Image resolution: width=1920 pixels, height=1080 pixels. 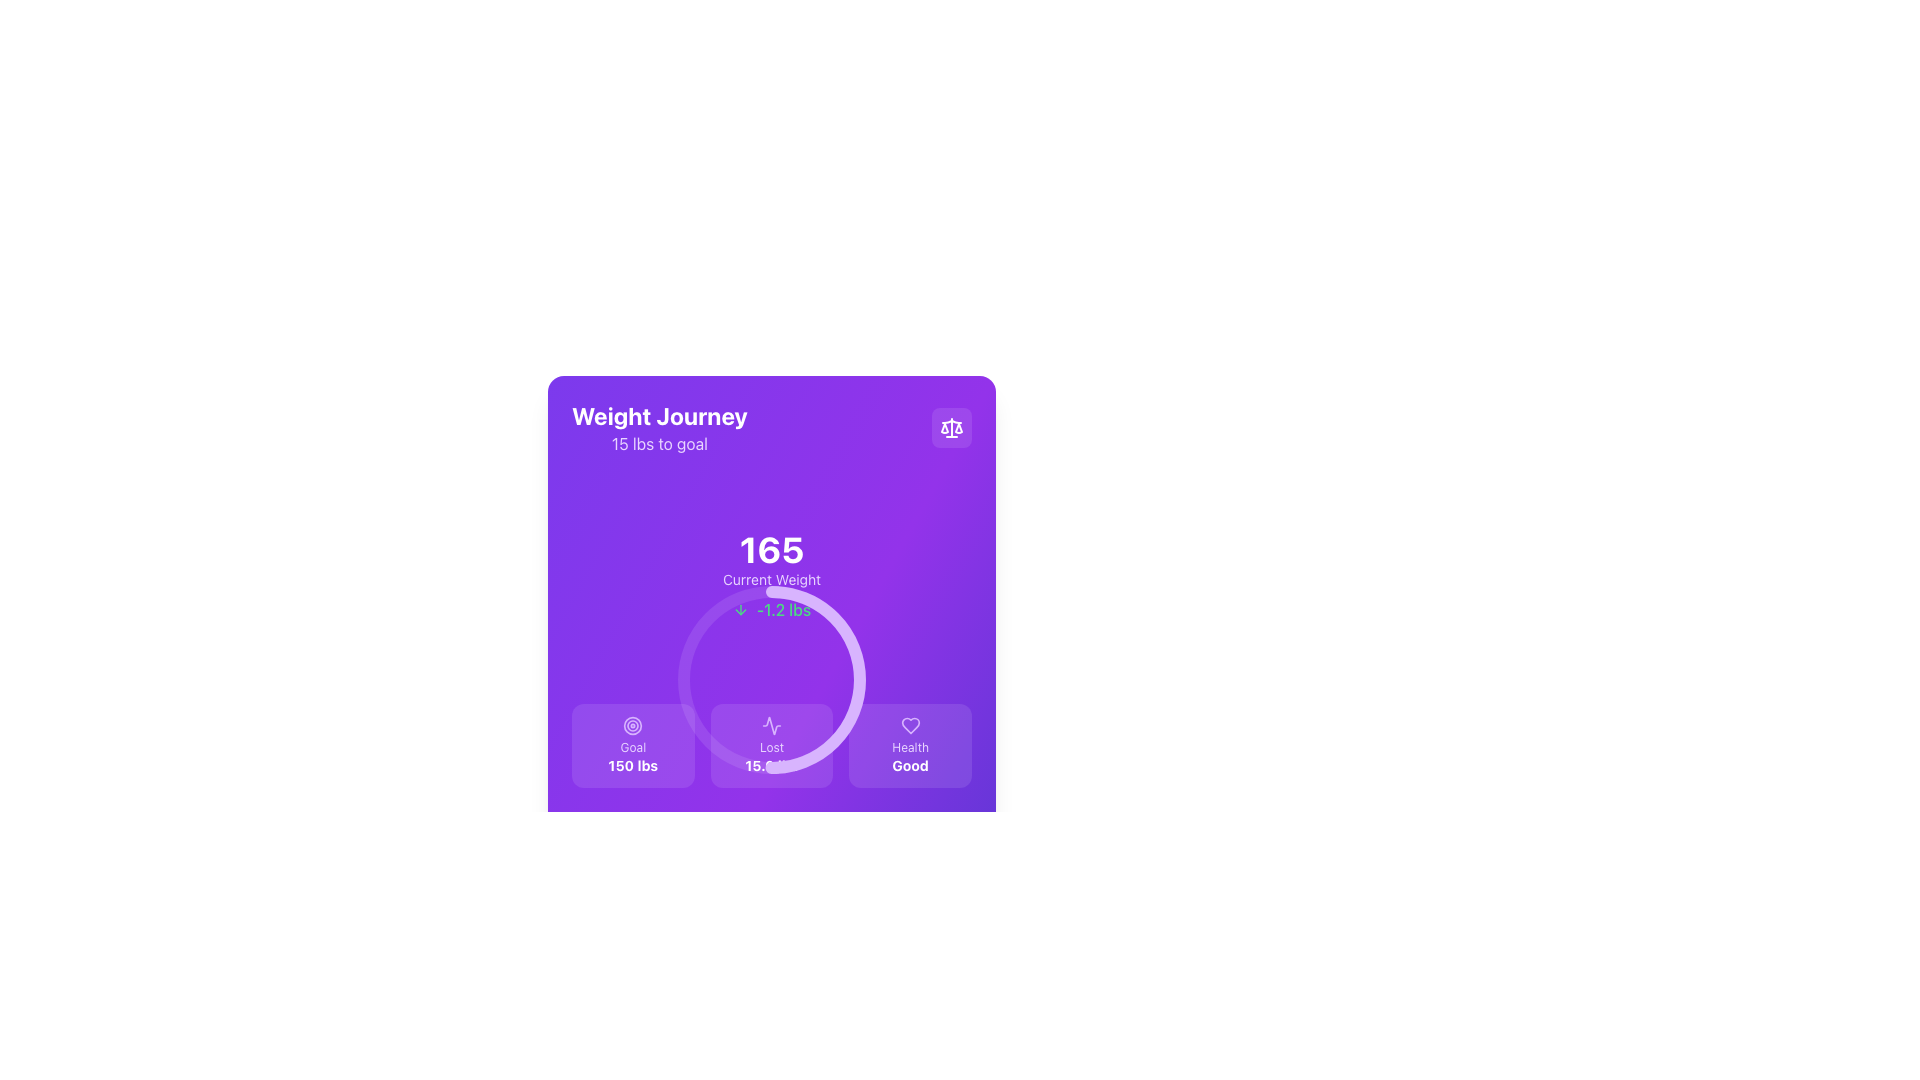 What do you see at coordinates (771, 725) in the screenshot?
I see `the central 'Lost' icon with a purple background in the panel of icons at the bottom of the card` at bounding box center [771, 725].